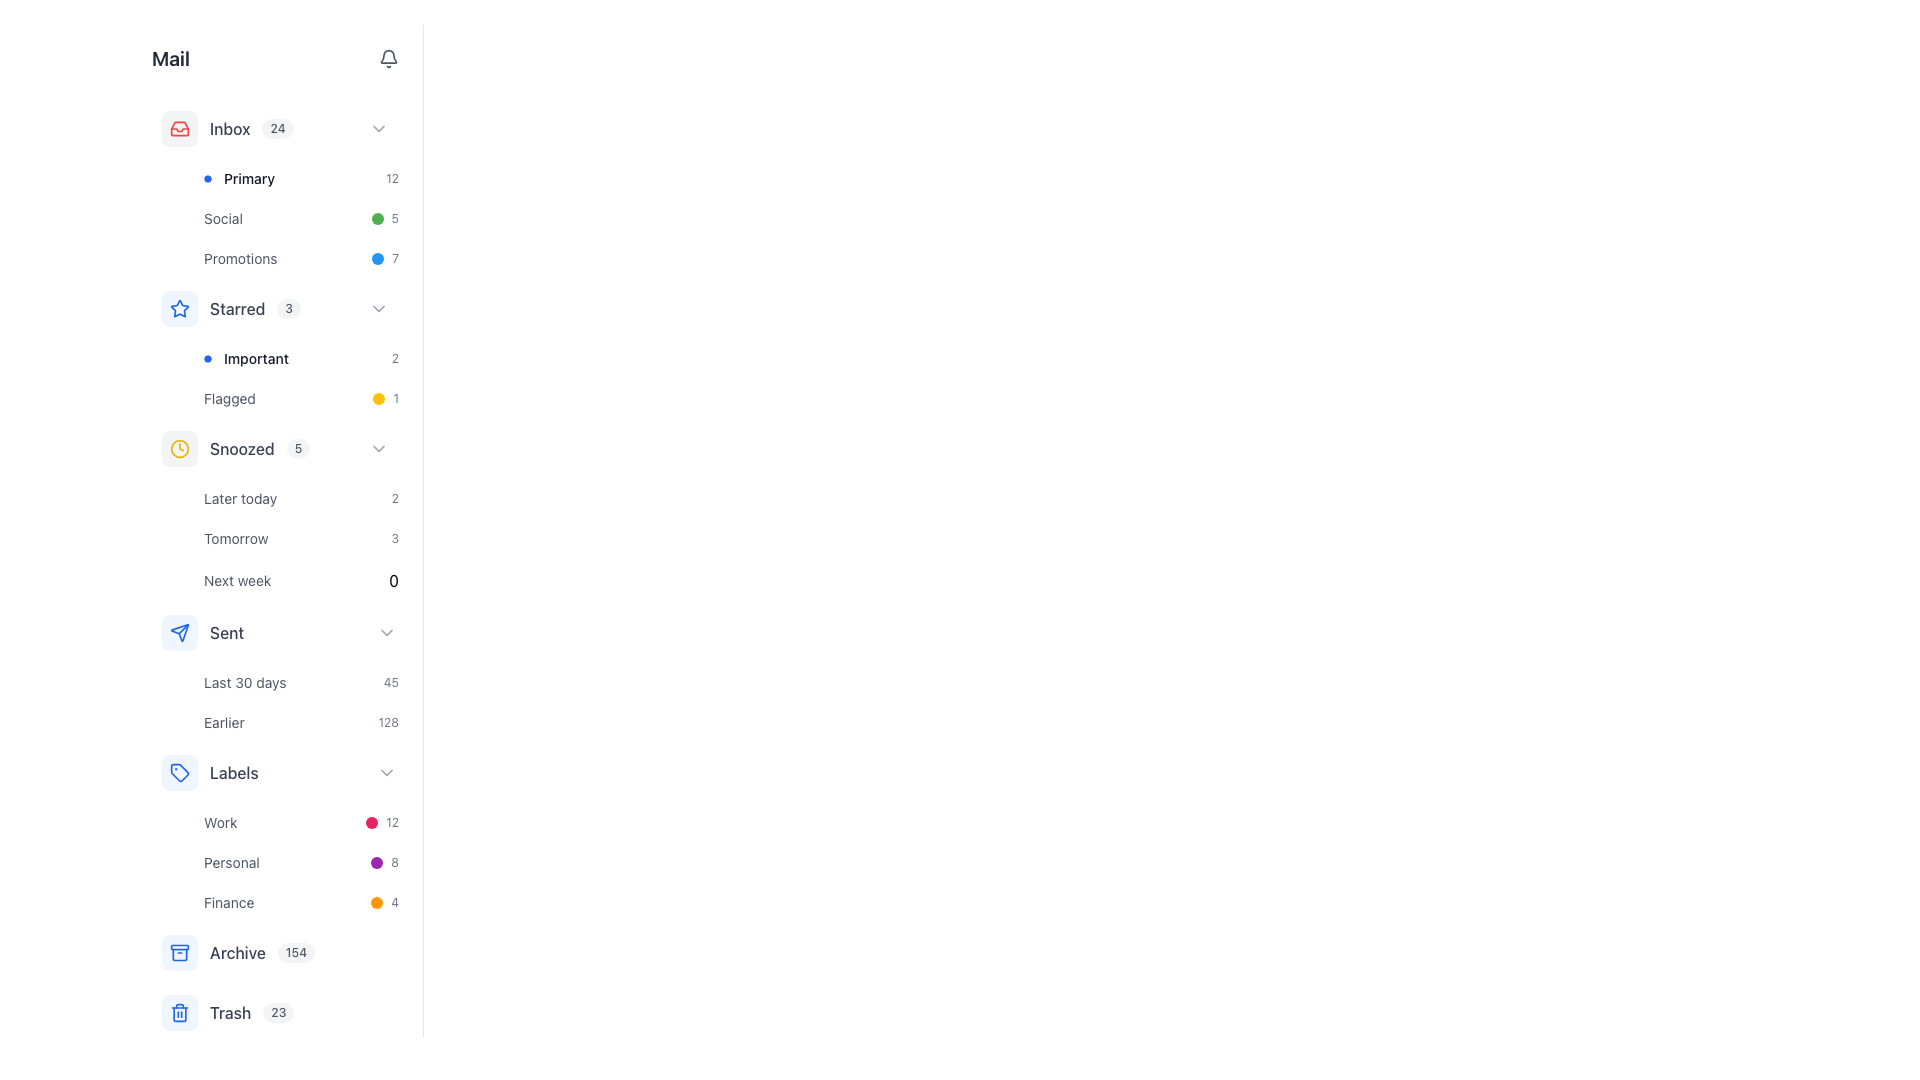 This screenshot has width=1920, height=1080. What do you see at coordinates (387, 632) in the screenshot?
I see `the chevron icon for the dropdown toggle in the 'Sent' section` at bounding box center [387, 632].